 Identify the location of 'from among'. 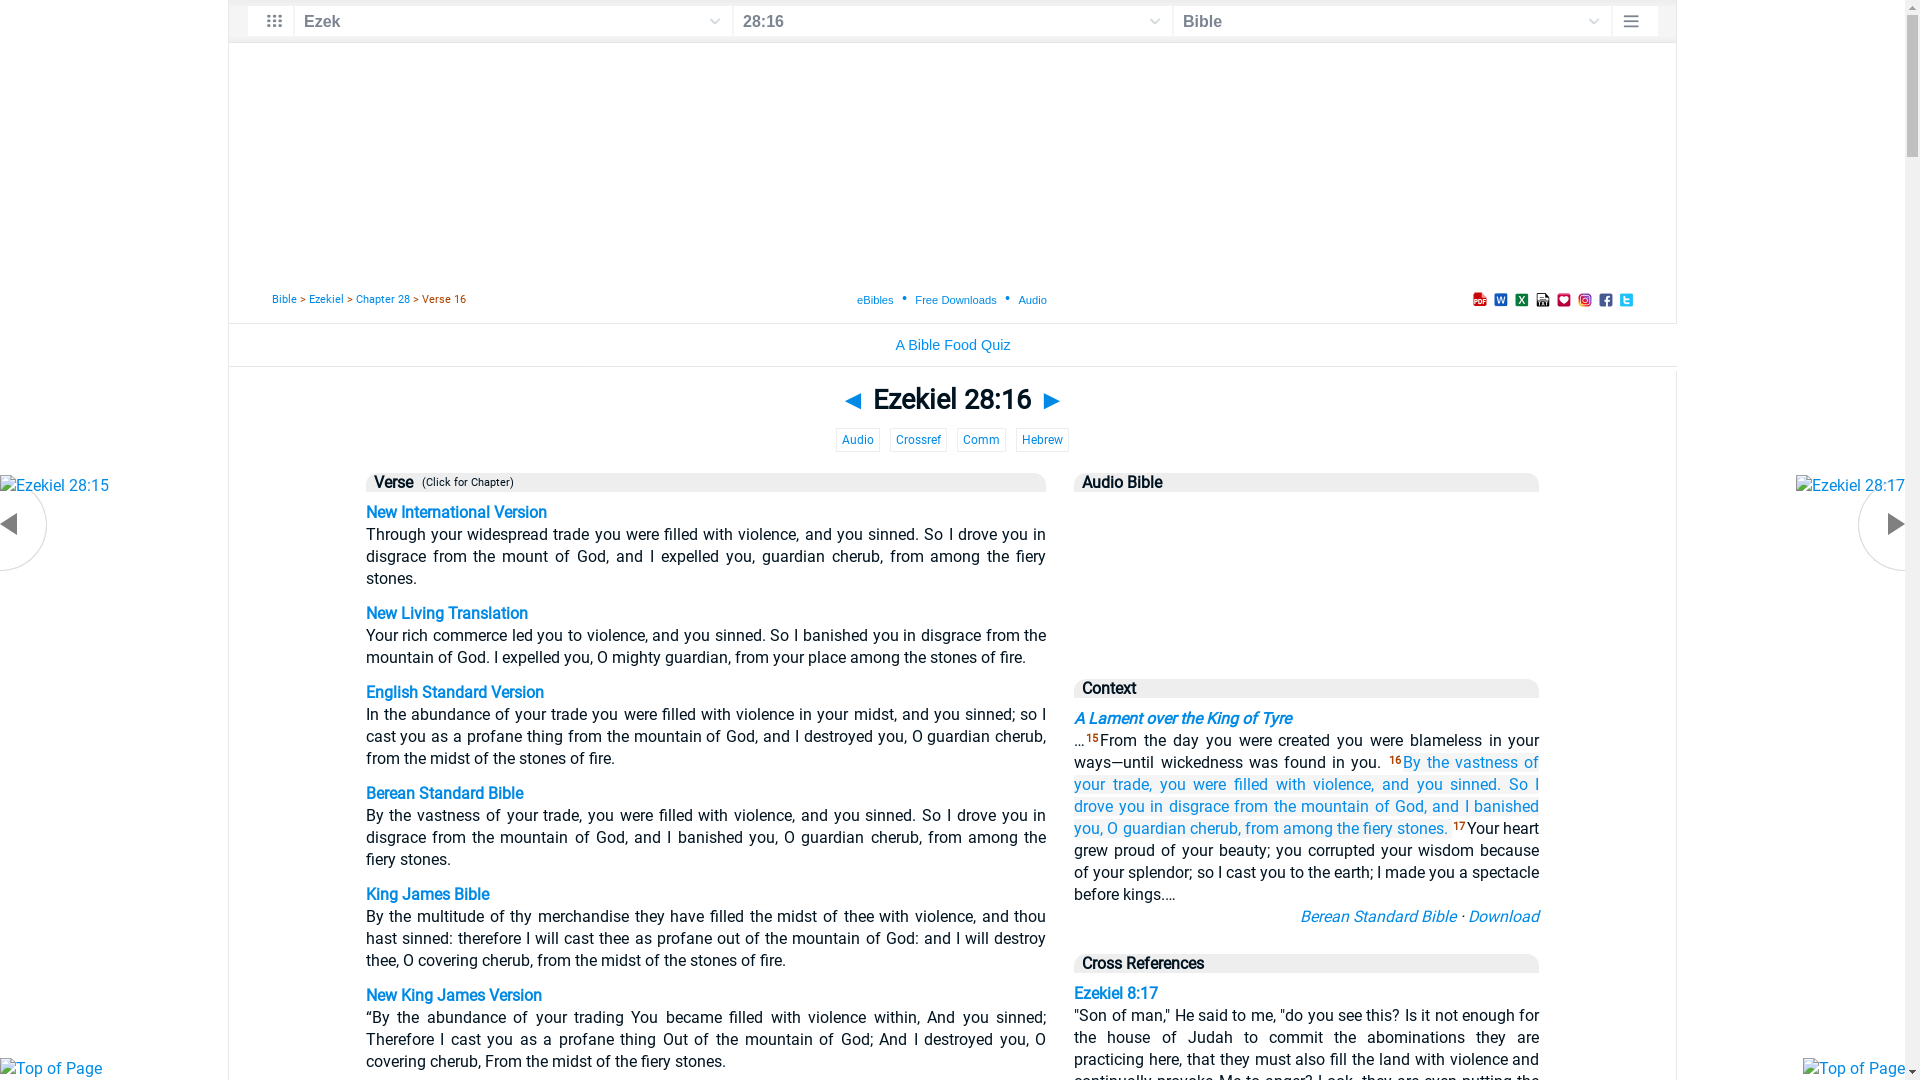
(1289, 828).